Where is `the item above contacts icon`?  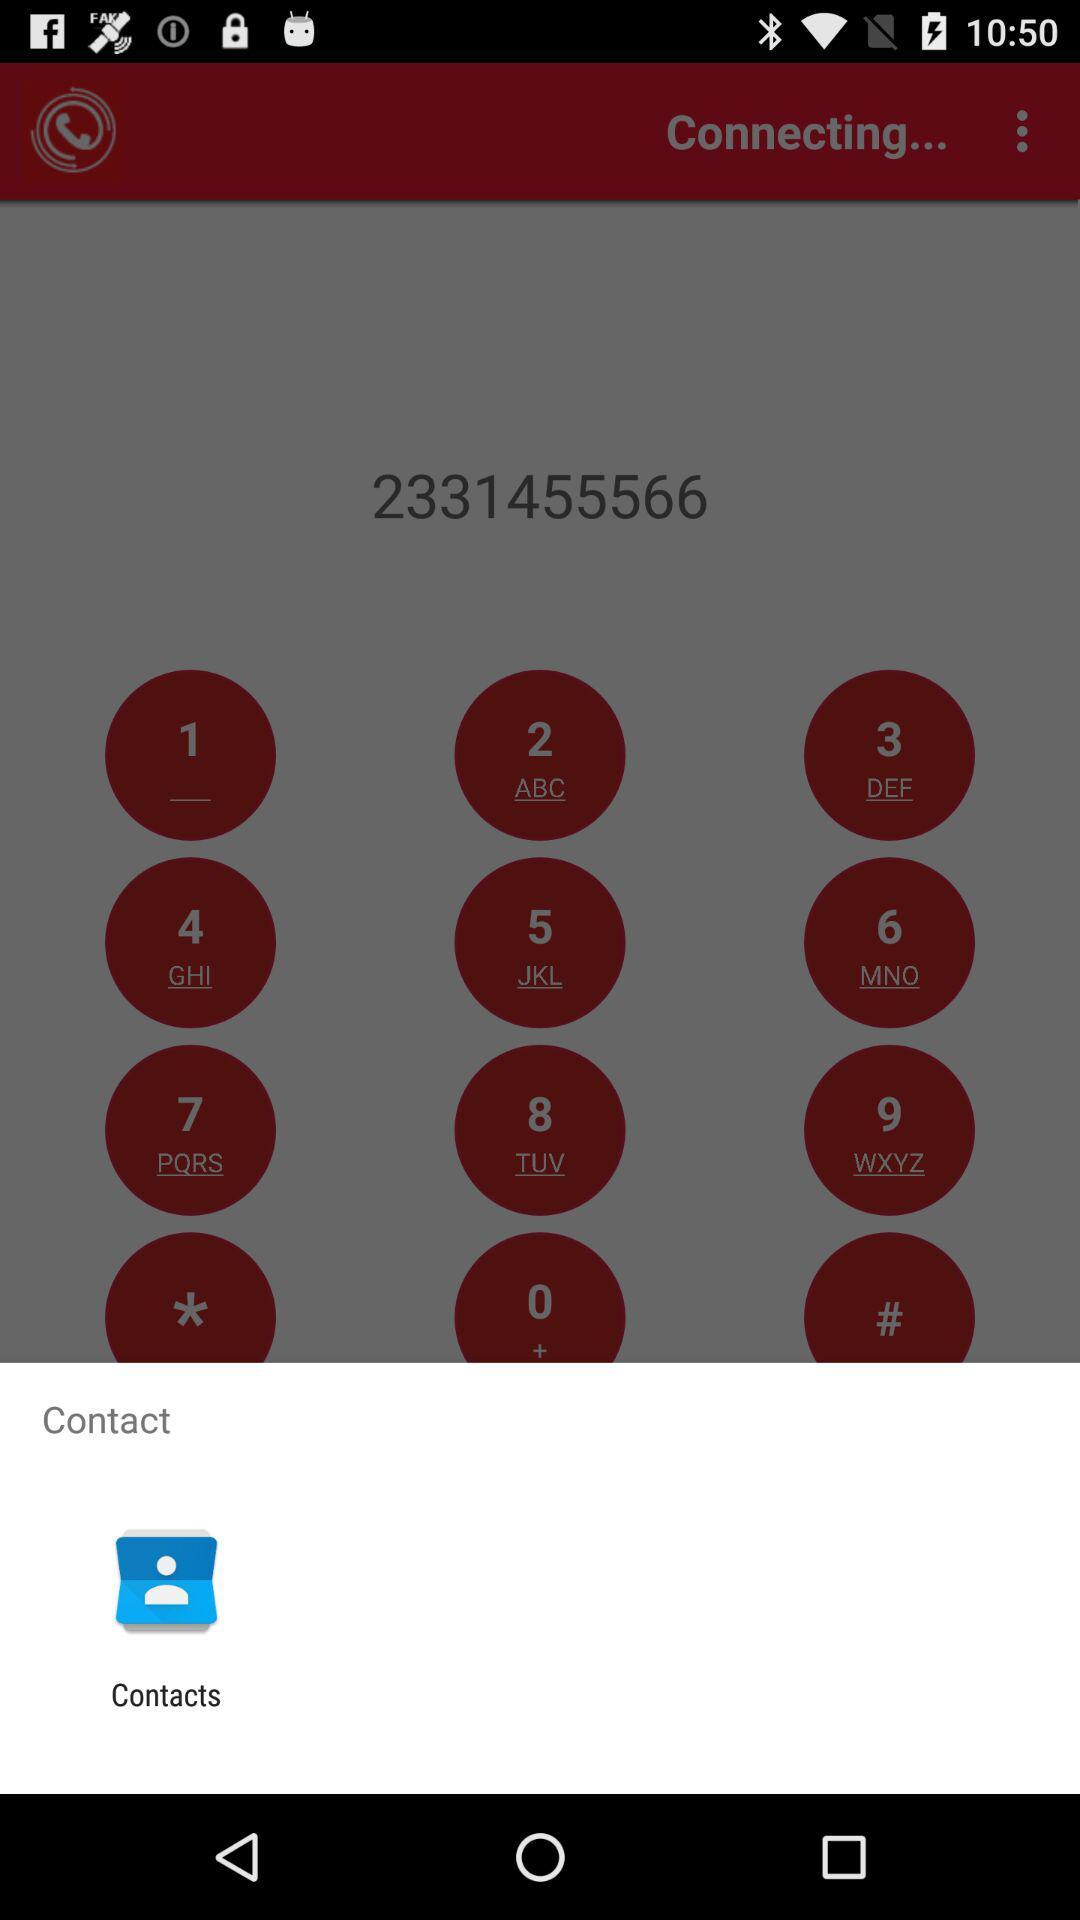 the item above contacts icon is located at coordinates (165, 1579).